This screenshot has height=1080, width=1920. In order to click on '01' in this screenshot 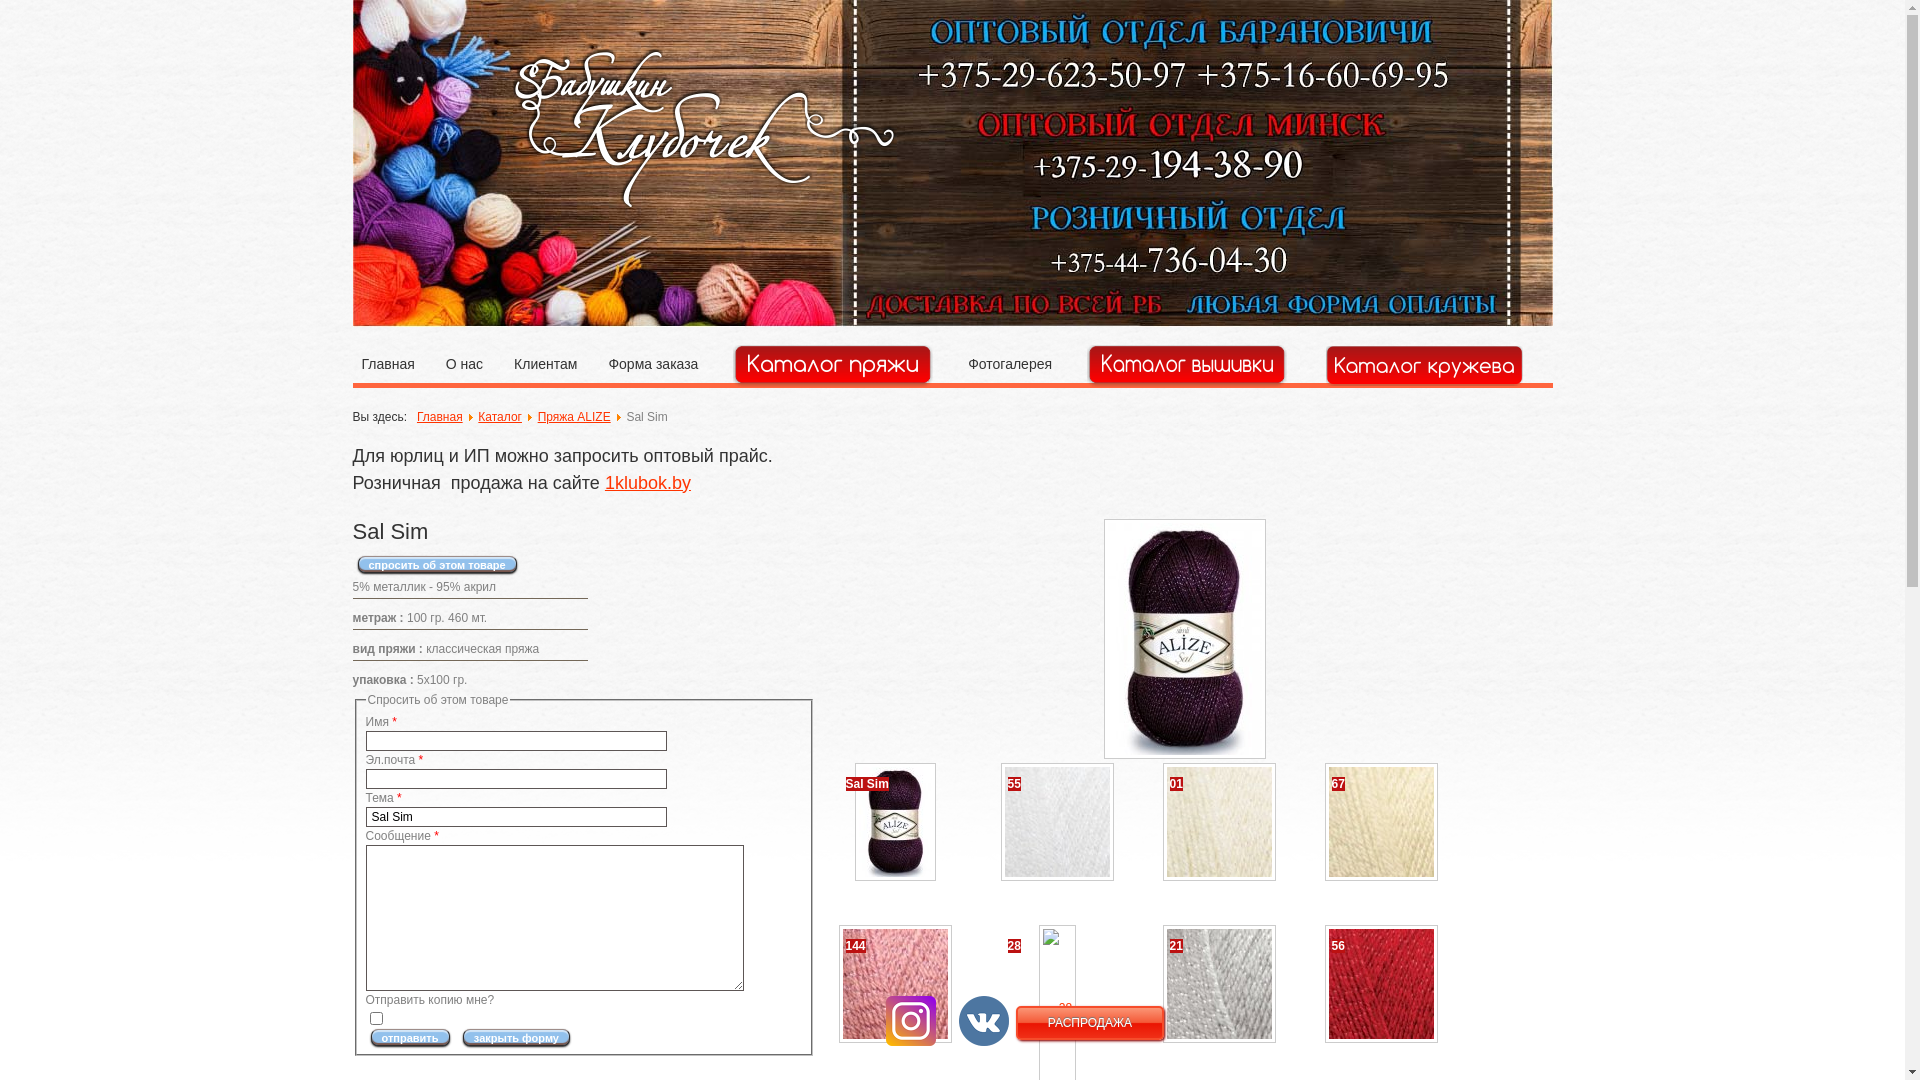, I will do `click(1218, 821)`.